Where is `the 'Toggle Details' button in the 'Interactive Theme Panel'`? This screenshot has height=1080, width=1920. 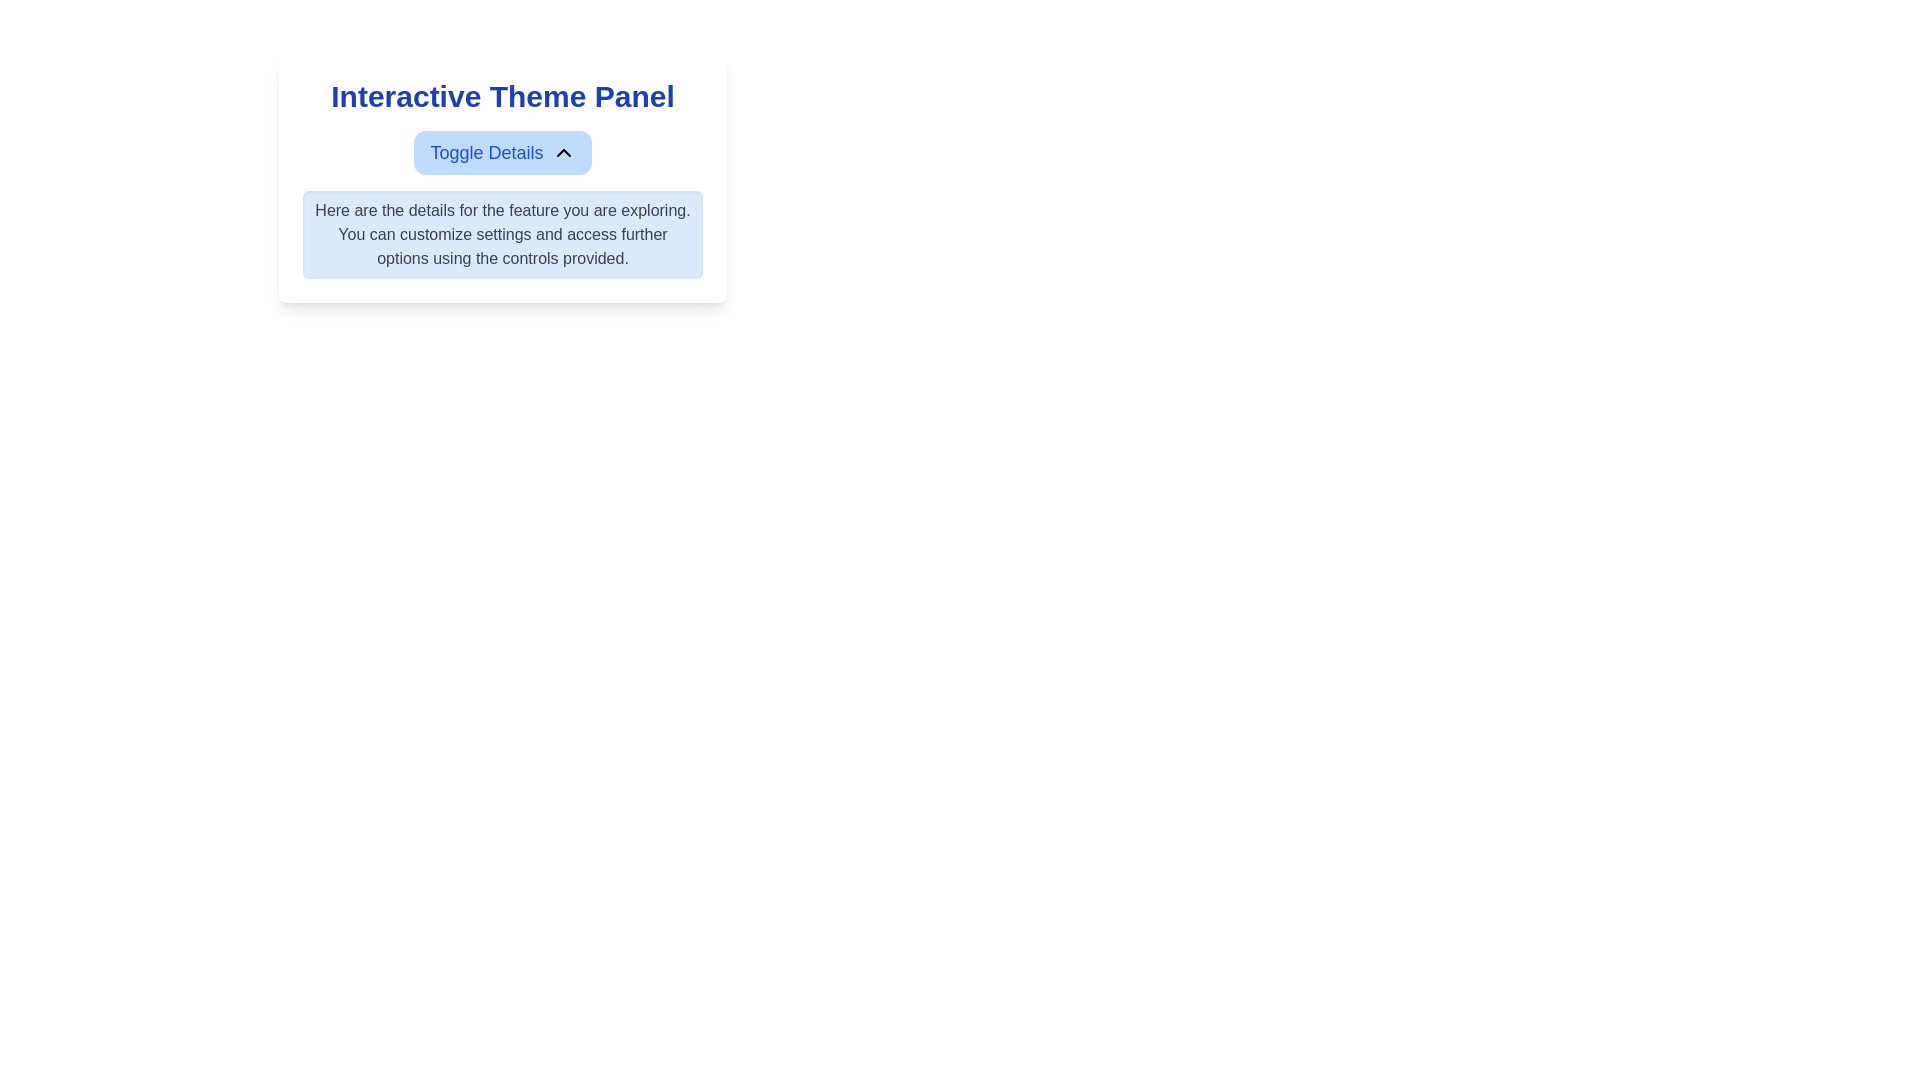 the 'Toggle Details' button in the 'Interactive Theme Panel' is located at coordinates (503, 177).